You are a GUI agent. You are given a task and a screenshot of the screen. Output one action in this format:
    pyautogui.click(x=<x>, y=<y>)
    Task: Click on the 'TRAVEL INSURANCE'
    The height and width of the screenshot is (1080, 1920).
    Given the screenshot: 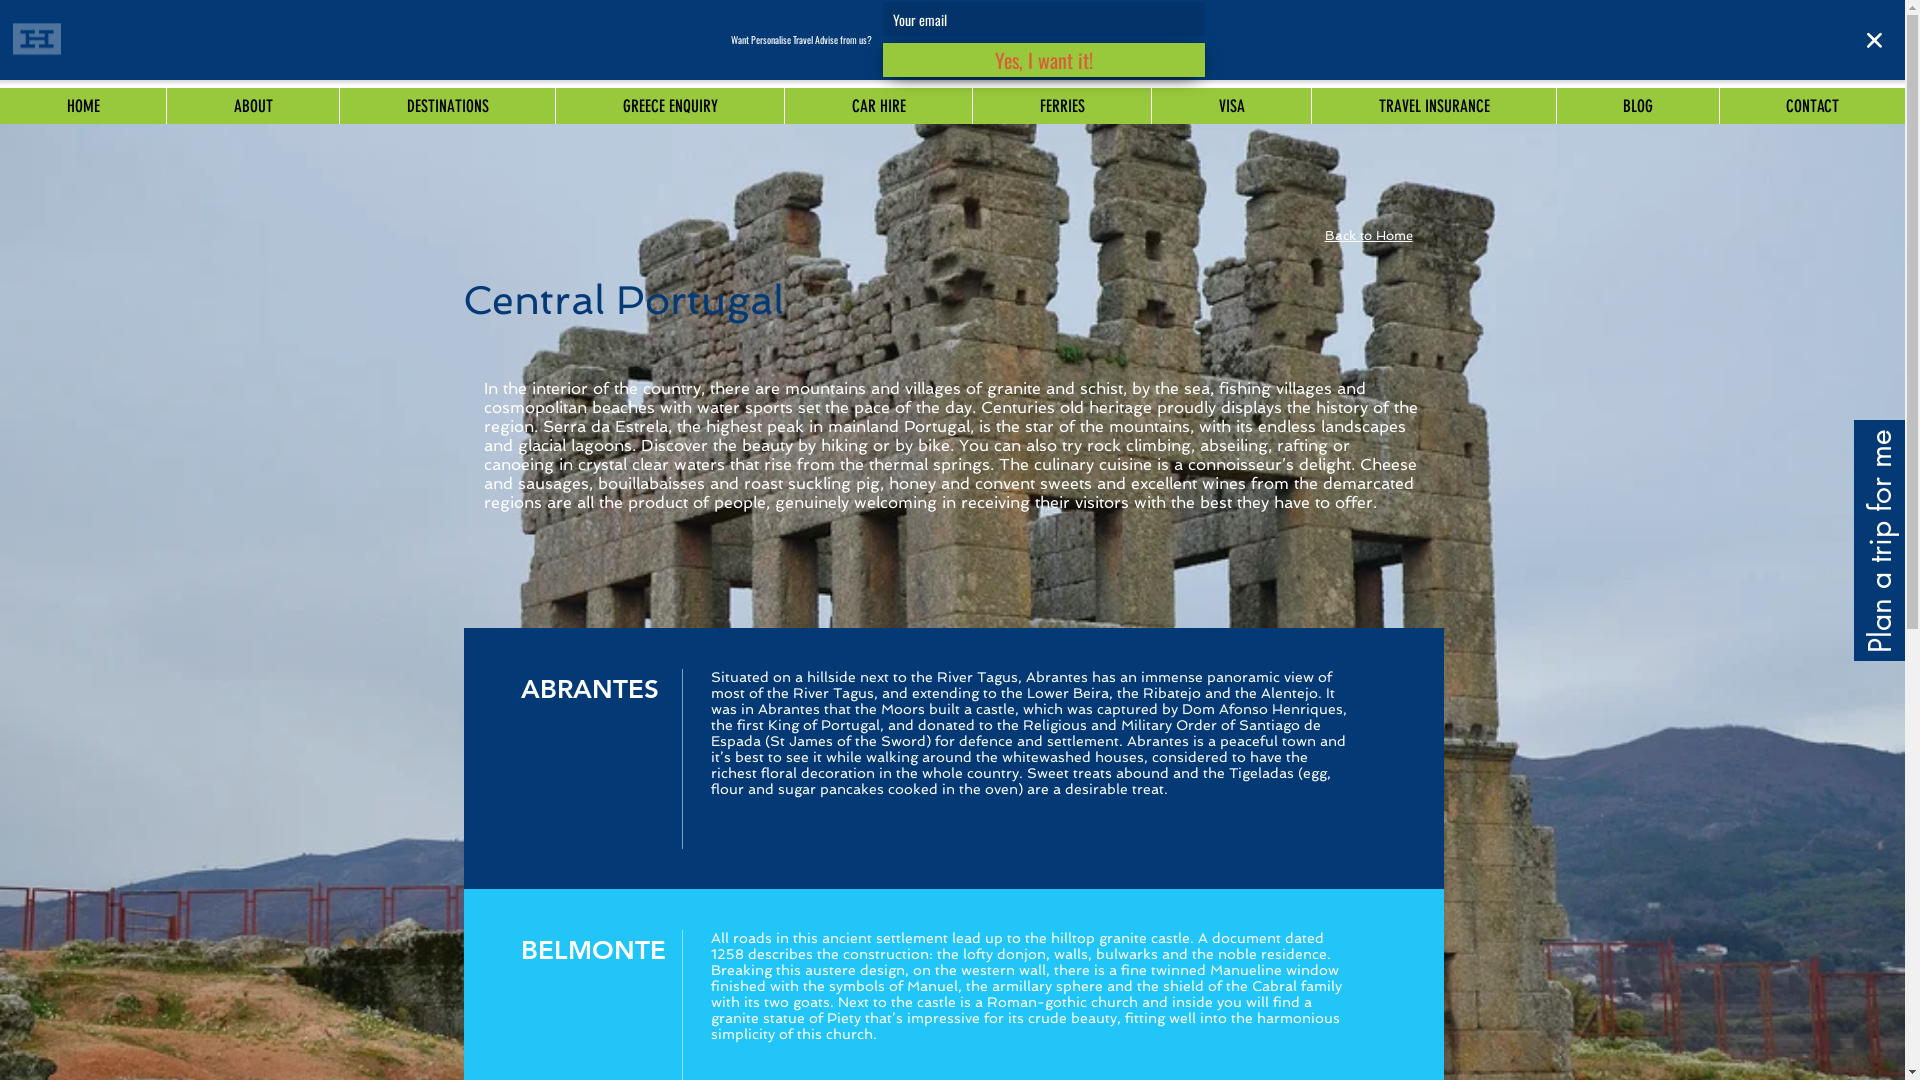 What is the action you would take?
    pyautogui.click(x=1432, y=105)
    